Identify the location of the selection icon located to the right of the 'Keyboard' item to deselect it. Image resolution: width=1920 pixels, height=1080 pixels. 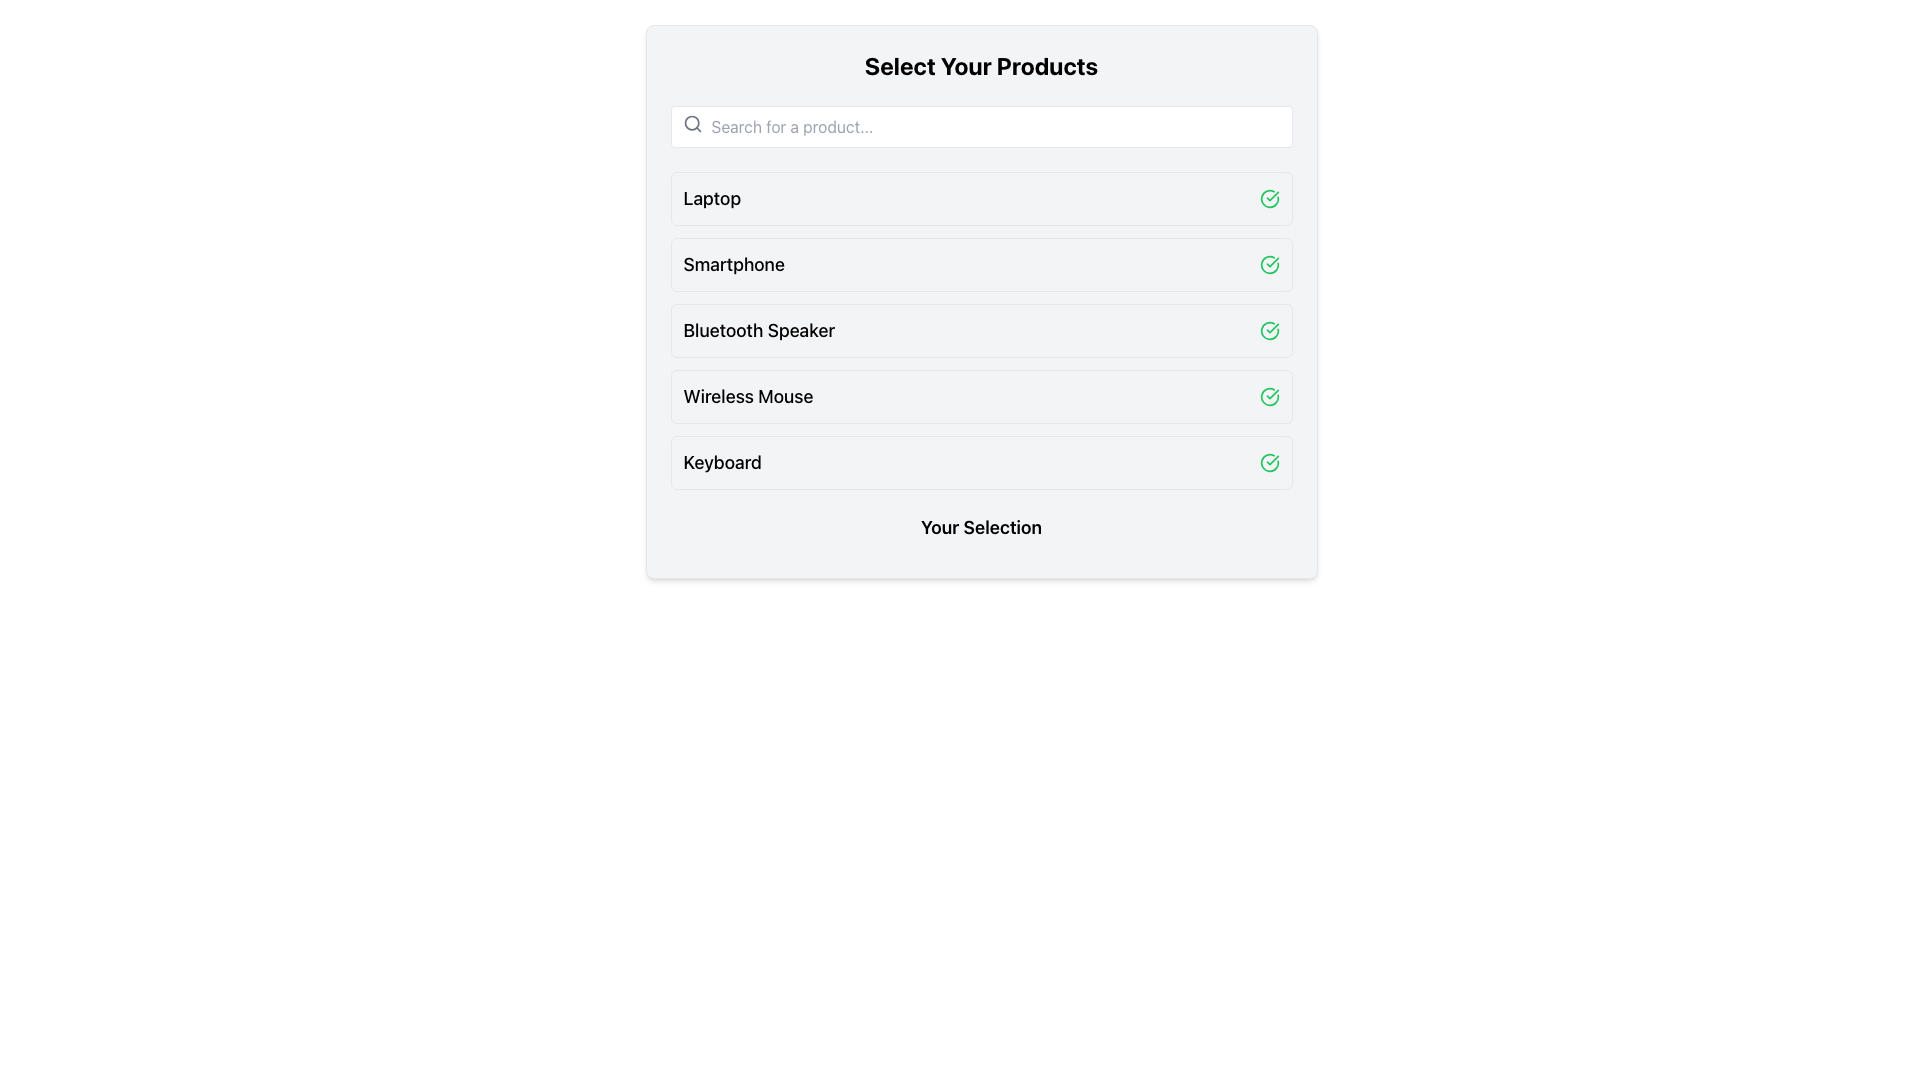
(1268, 462).